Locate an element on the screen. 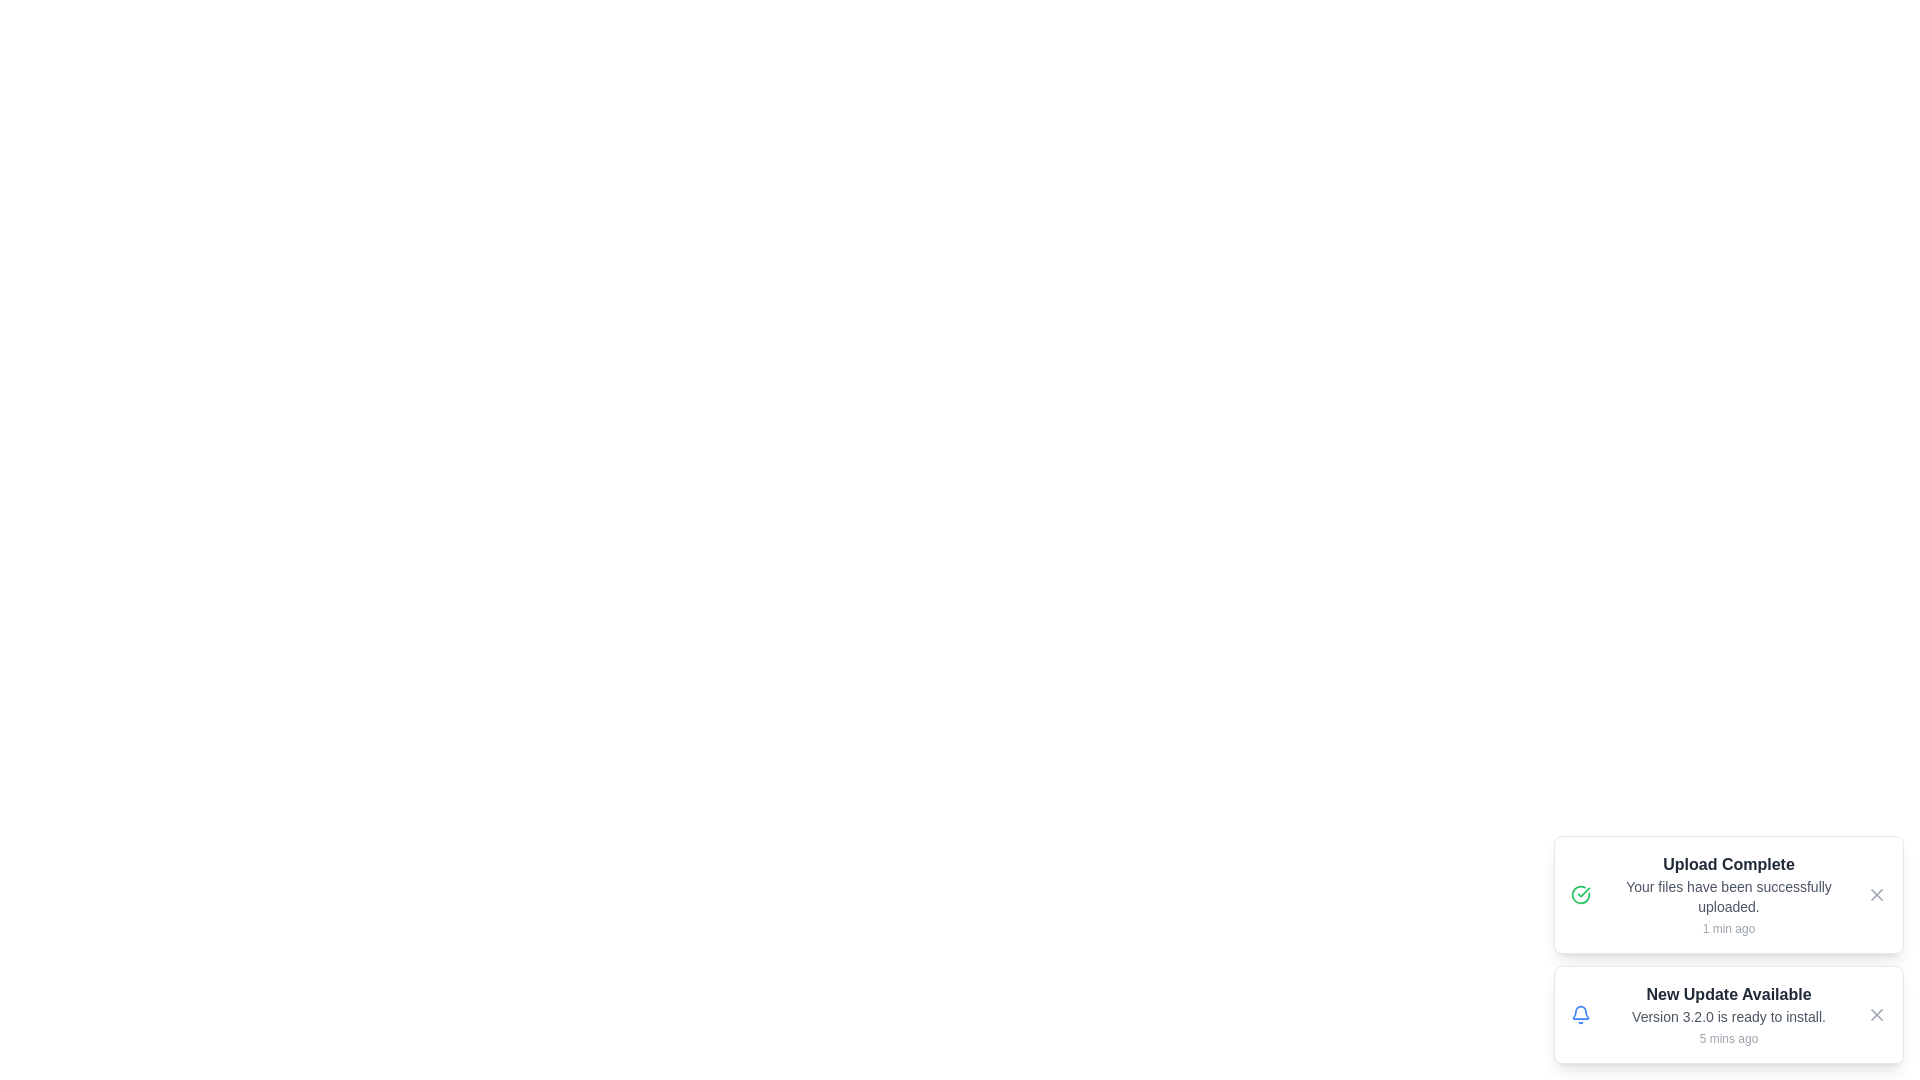  bold text label notifying about the new update availability, located at the top of the bottom notification card on the right side of the interface is located at coordinates (1727, 995).